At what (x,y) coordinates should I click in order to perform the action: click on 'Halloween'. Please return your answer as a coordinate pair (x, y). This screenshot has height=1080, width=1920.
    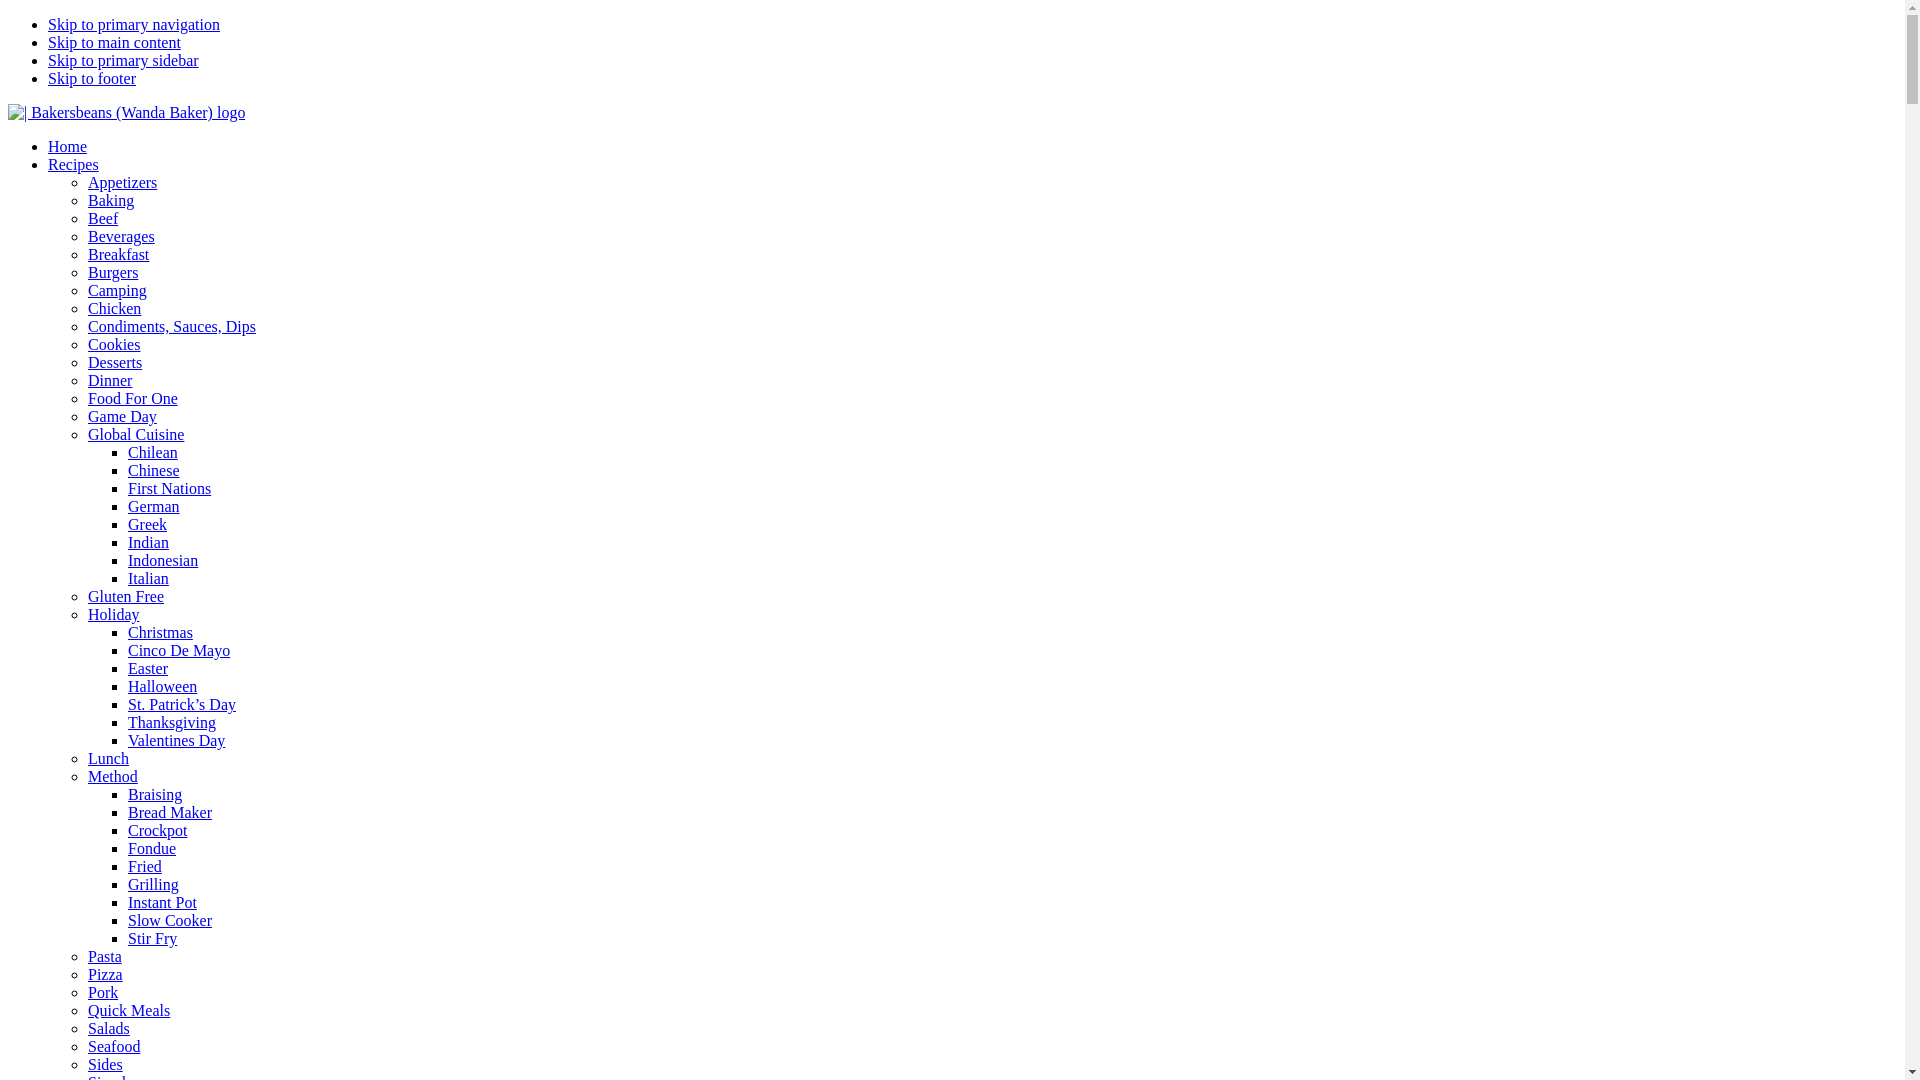
    Looking at the image, I should click on (162, 685).